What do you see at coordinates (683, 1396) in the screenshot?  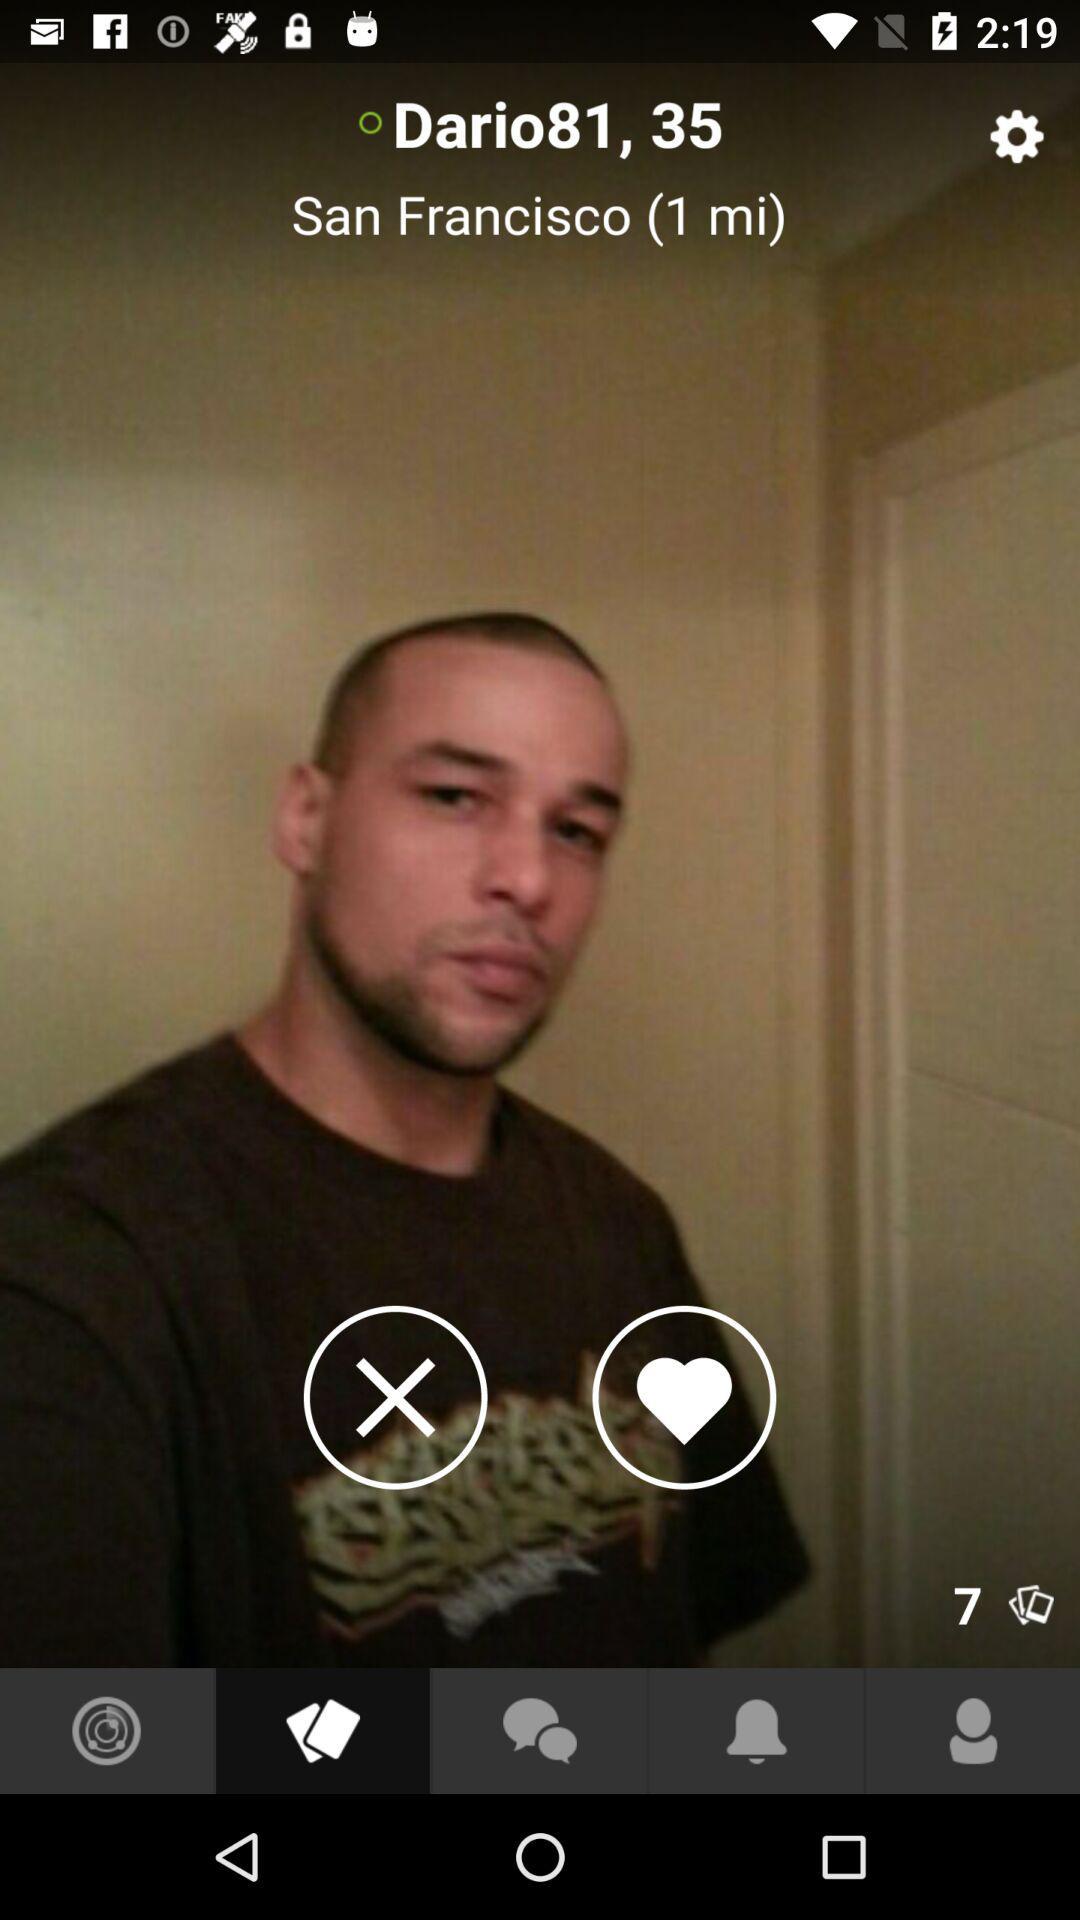 I see `the favorite icon` at bounding box center [683, 1396].